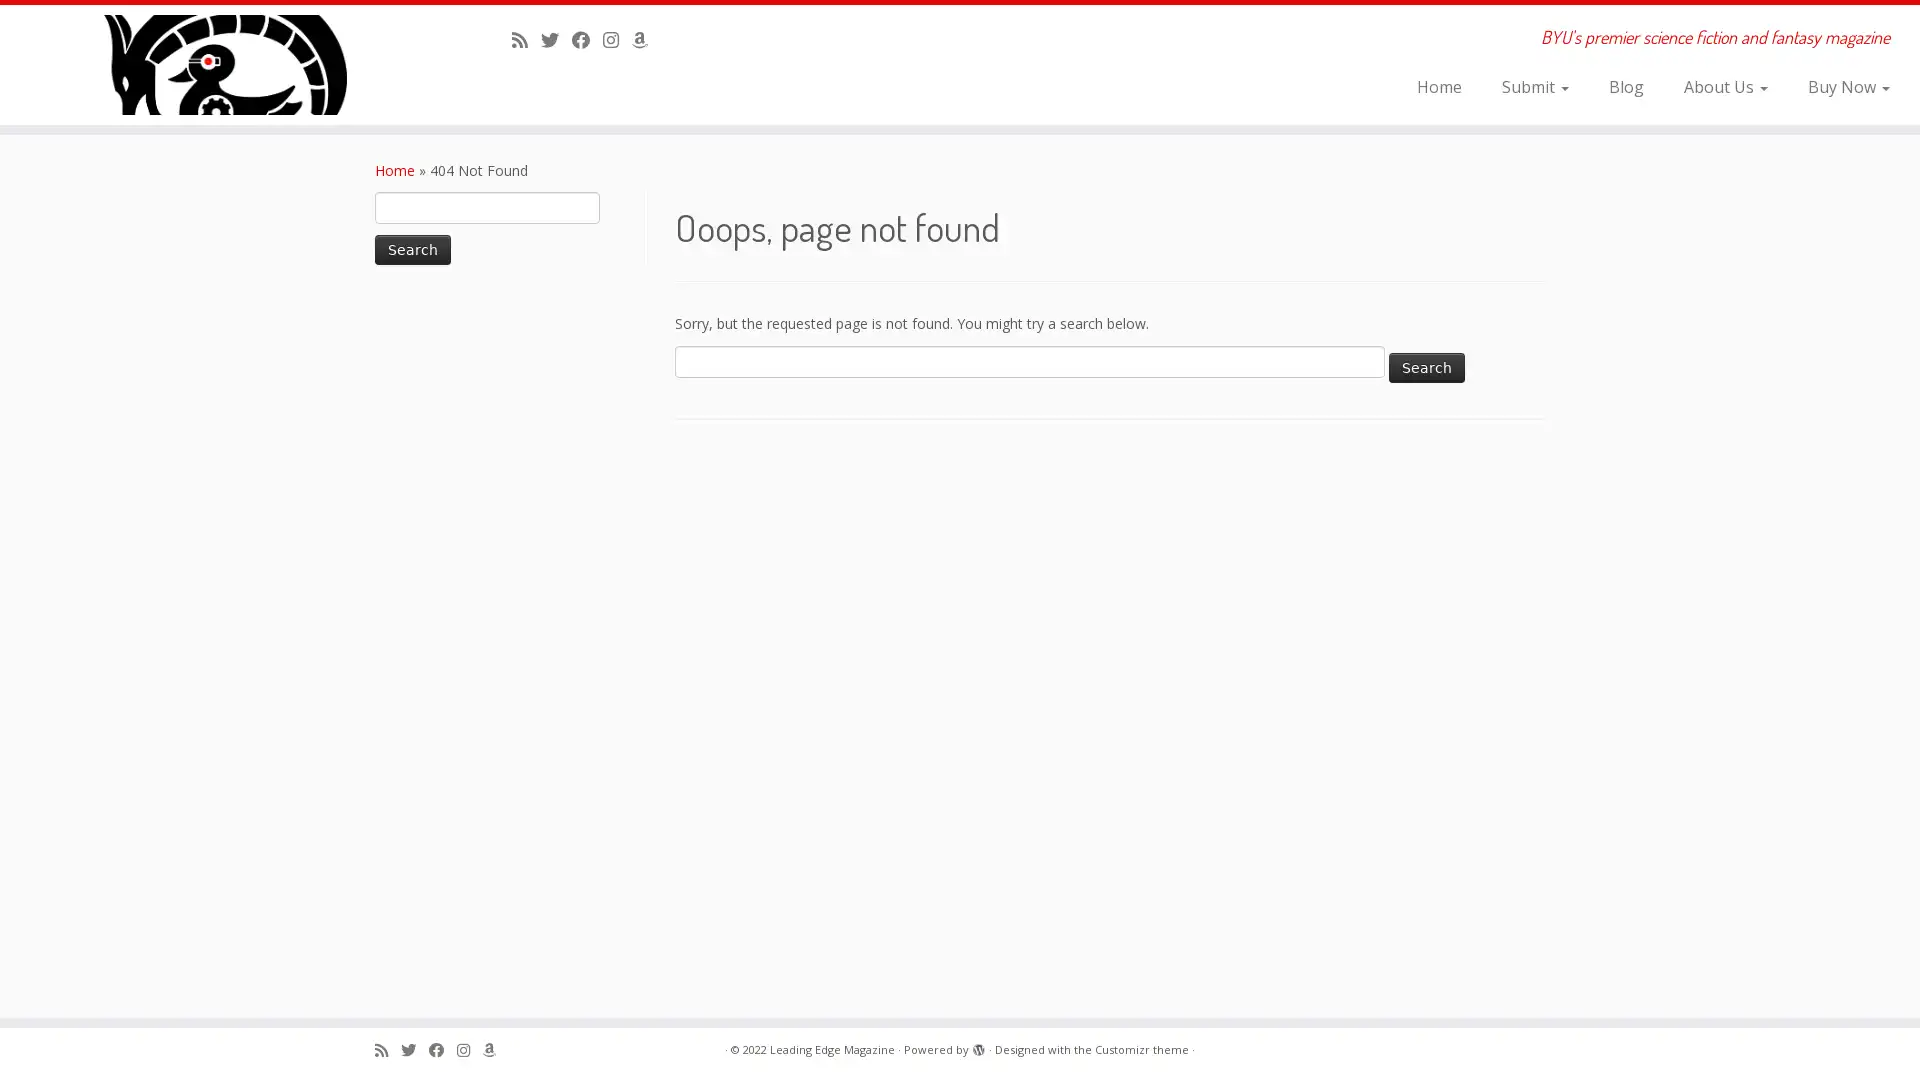 Image resolution: width=1920 pixels, height=1080 pixels. Describe the element at coordinates (1425, 366) in the screenshot. I see `Search` at that location.